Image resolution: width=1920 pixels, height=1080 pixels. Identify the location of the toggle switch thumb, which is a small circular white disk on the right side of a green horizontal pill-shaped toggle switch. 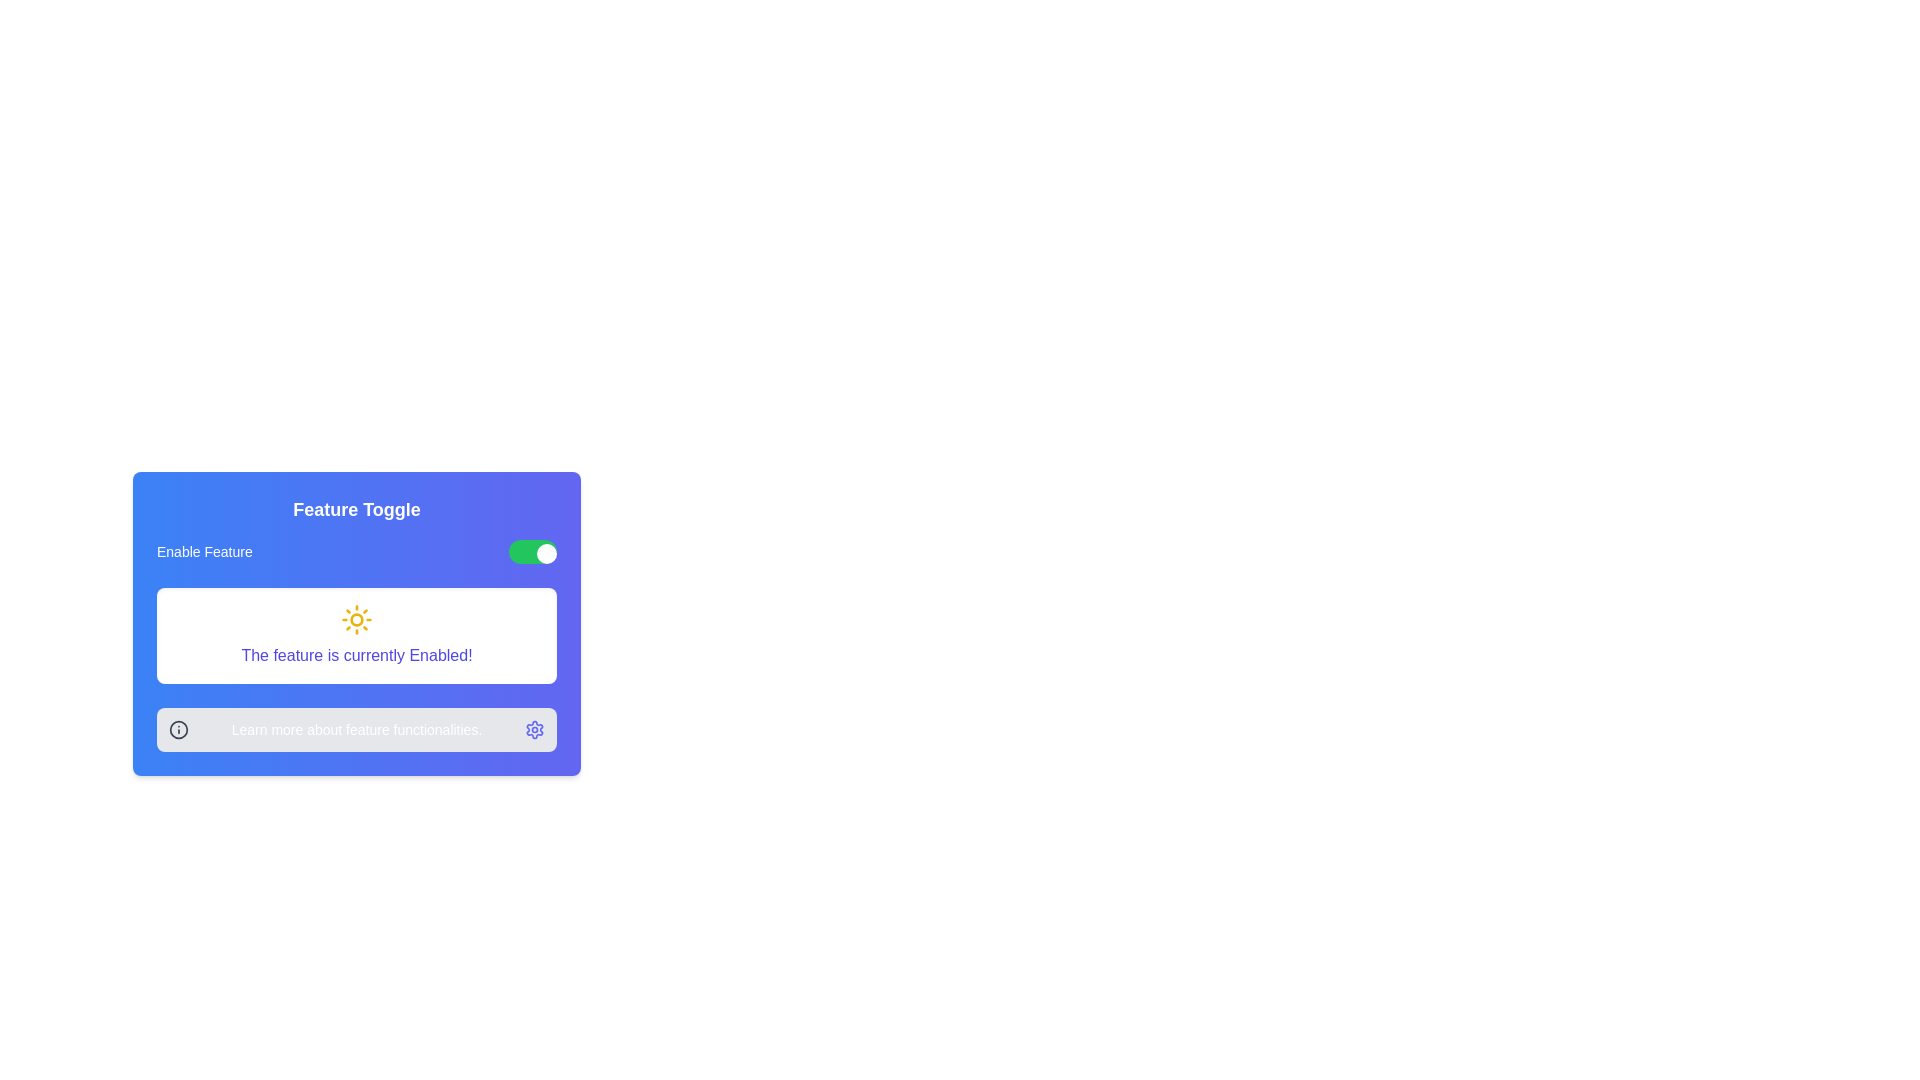
(547, 554).